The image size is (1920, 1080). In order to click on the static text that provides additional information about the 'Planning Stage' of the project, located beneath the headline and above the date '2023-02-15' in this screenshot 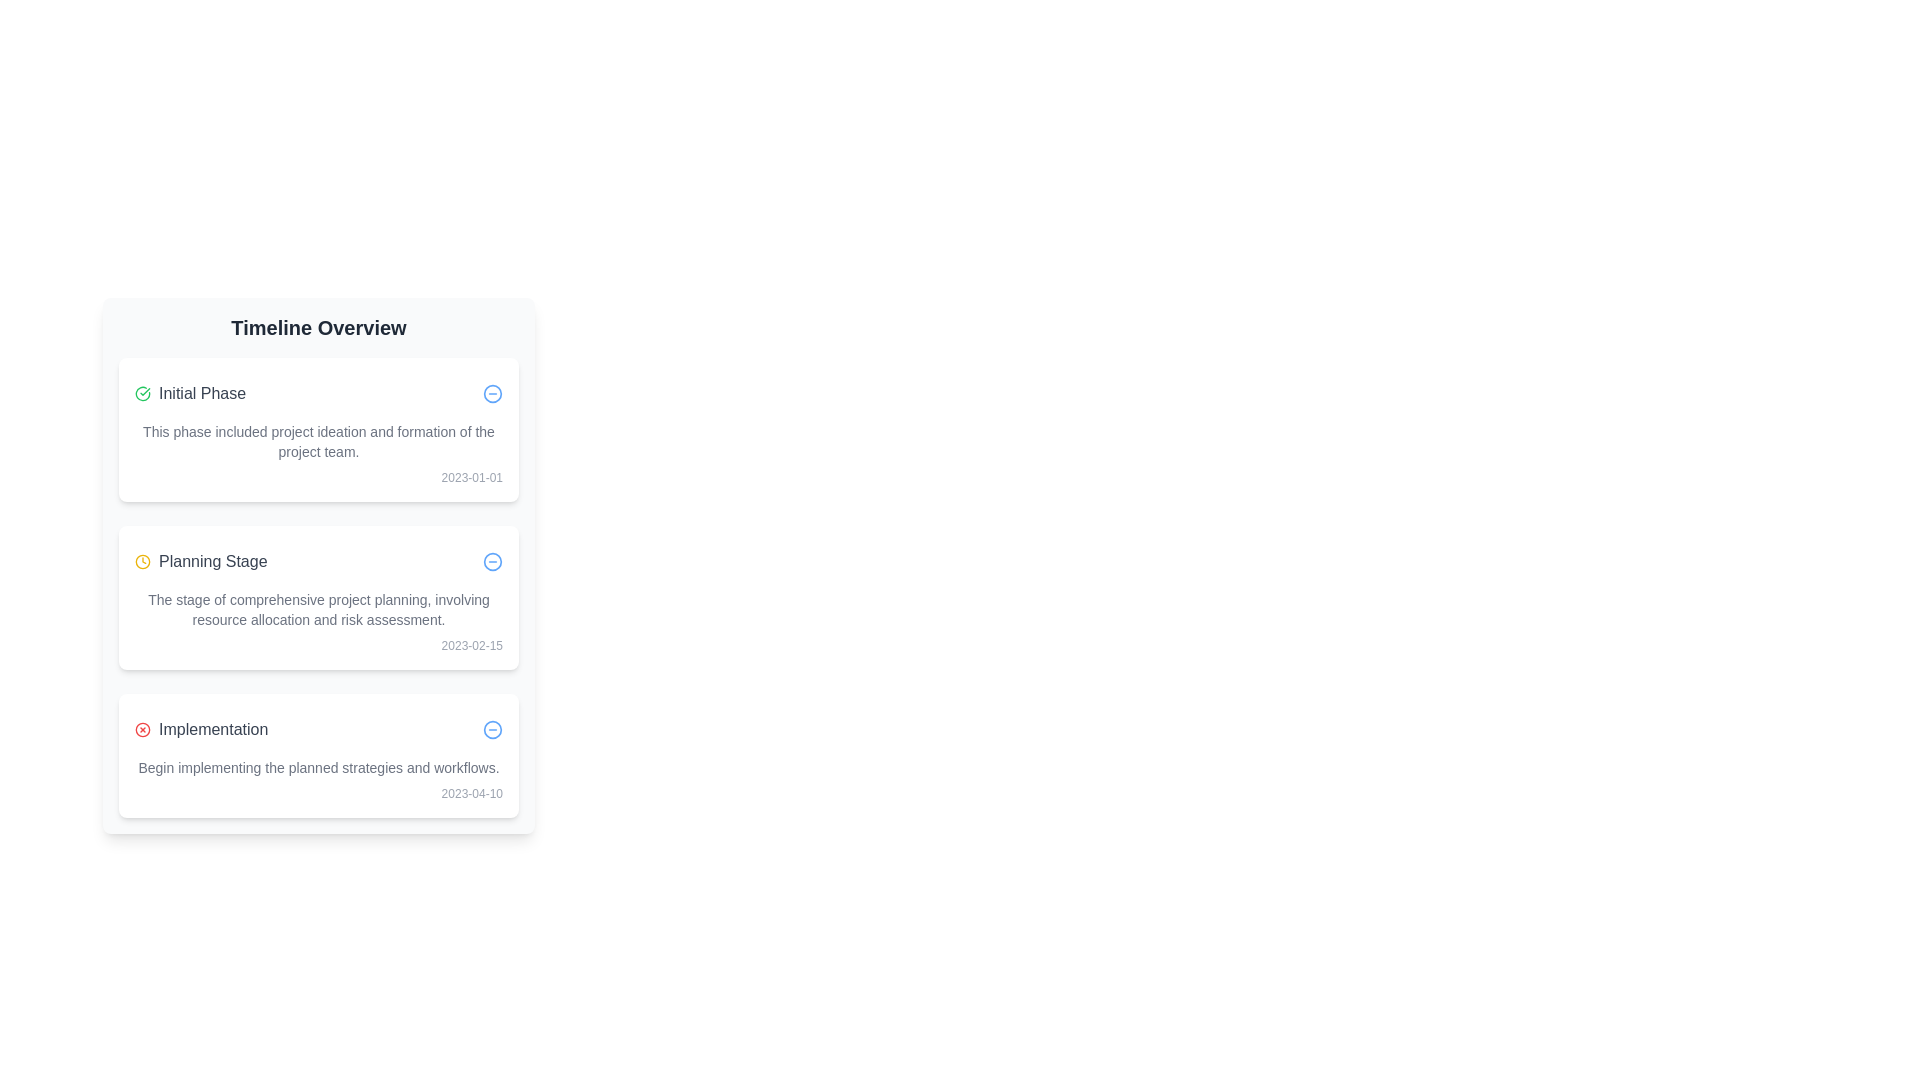, I will do `click(317, 608)`.